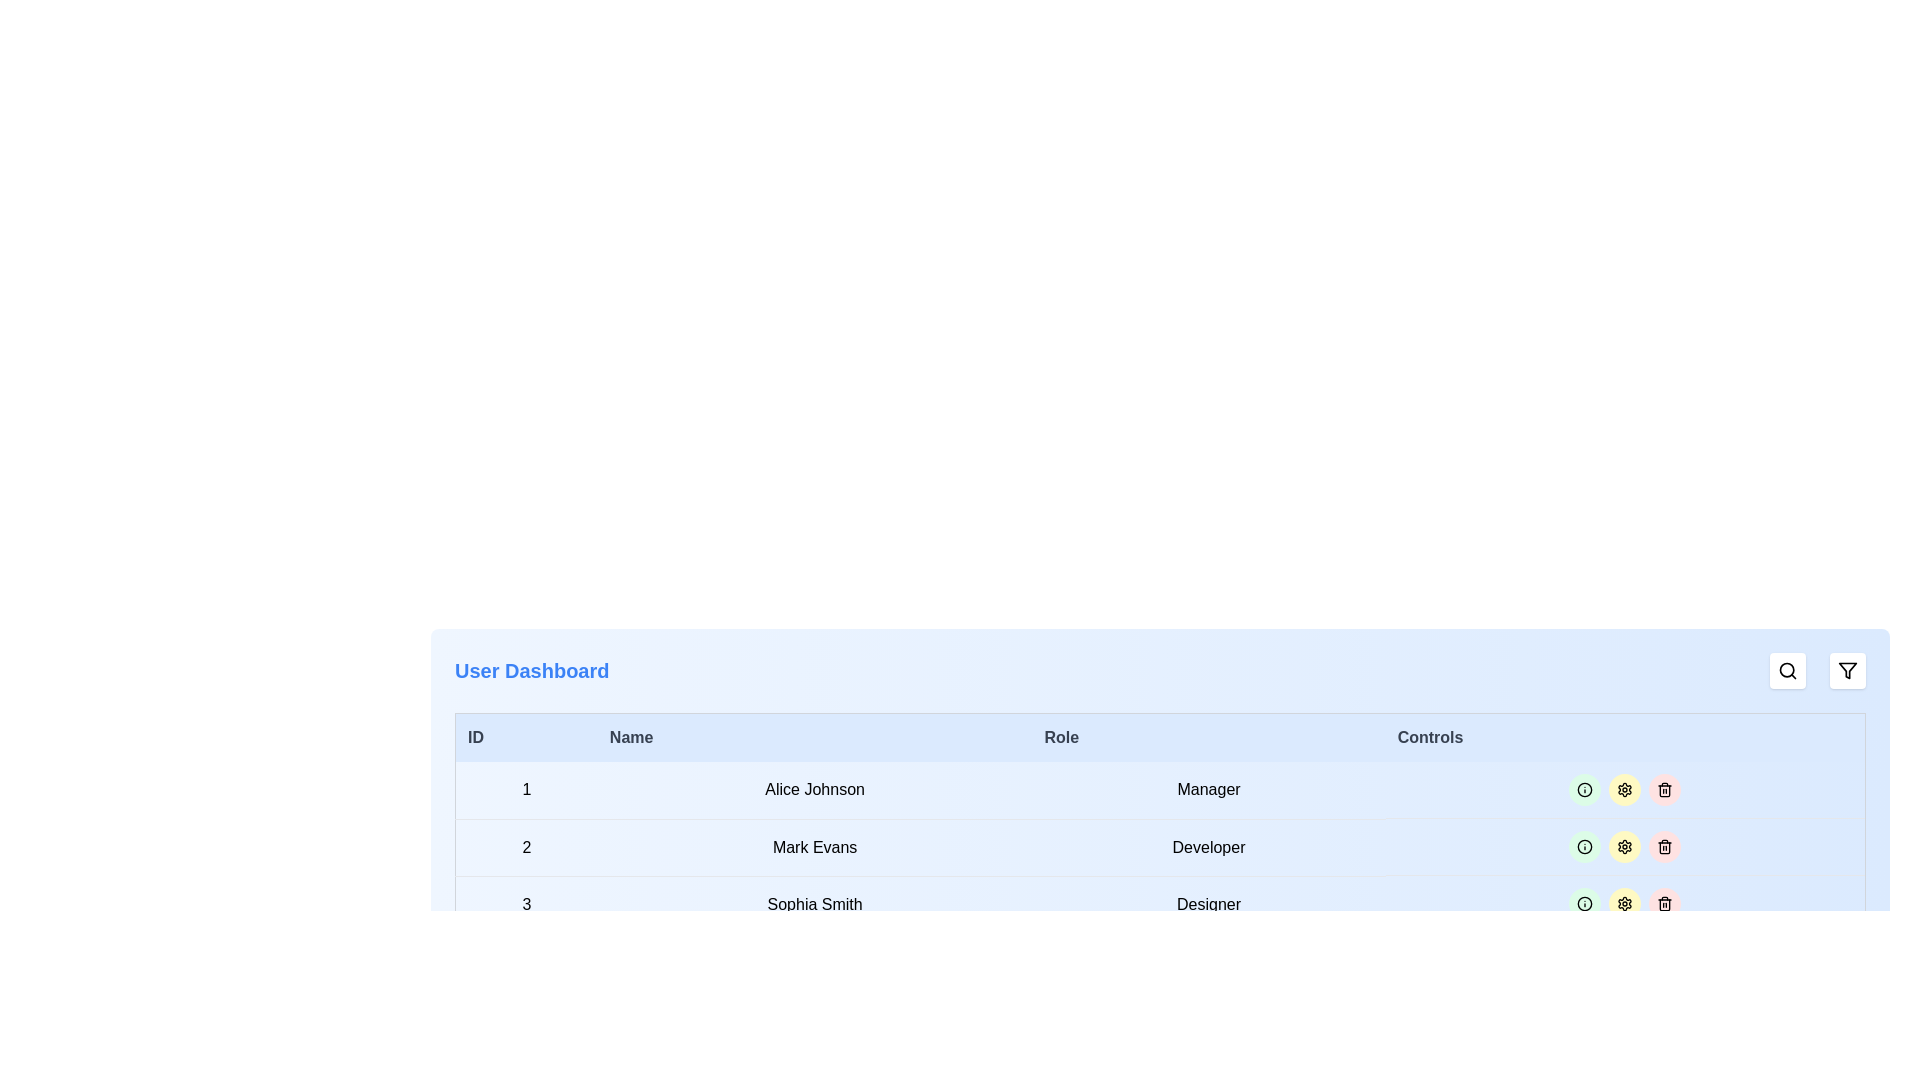 This screenshot has height=1080, width=1920. I want to click on the delete icon in the Controls column of the table for the entry 'Alice Johnson', so click(1665, 789).